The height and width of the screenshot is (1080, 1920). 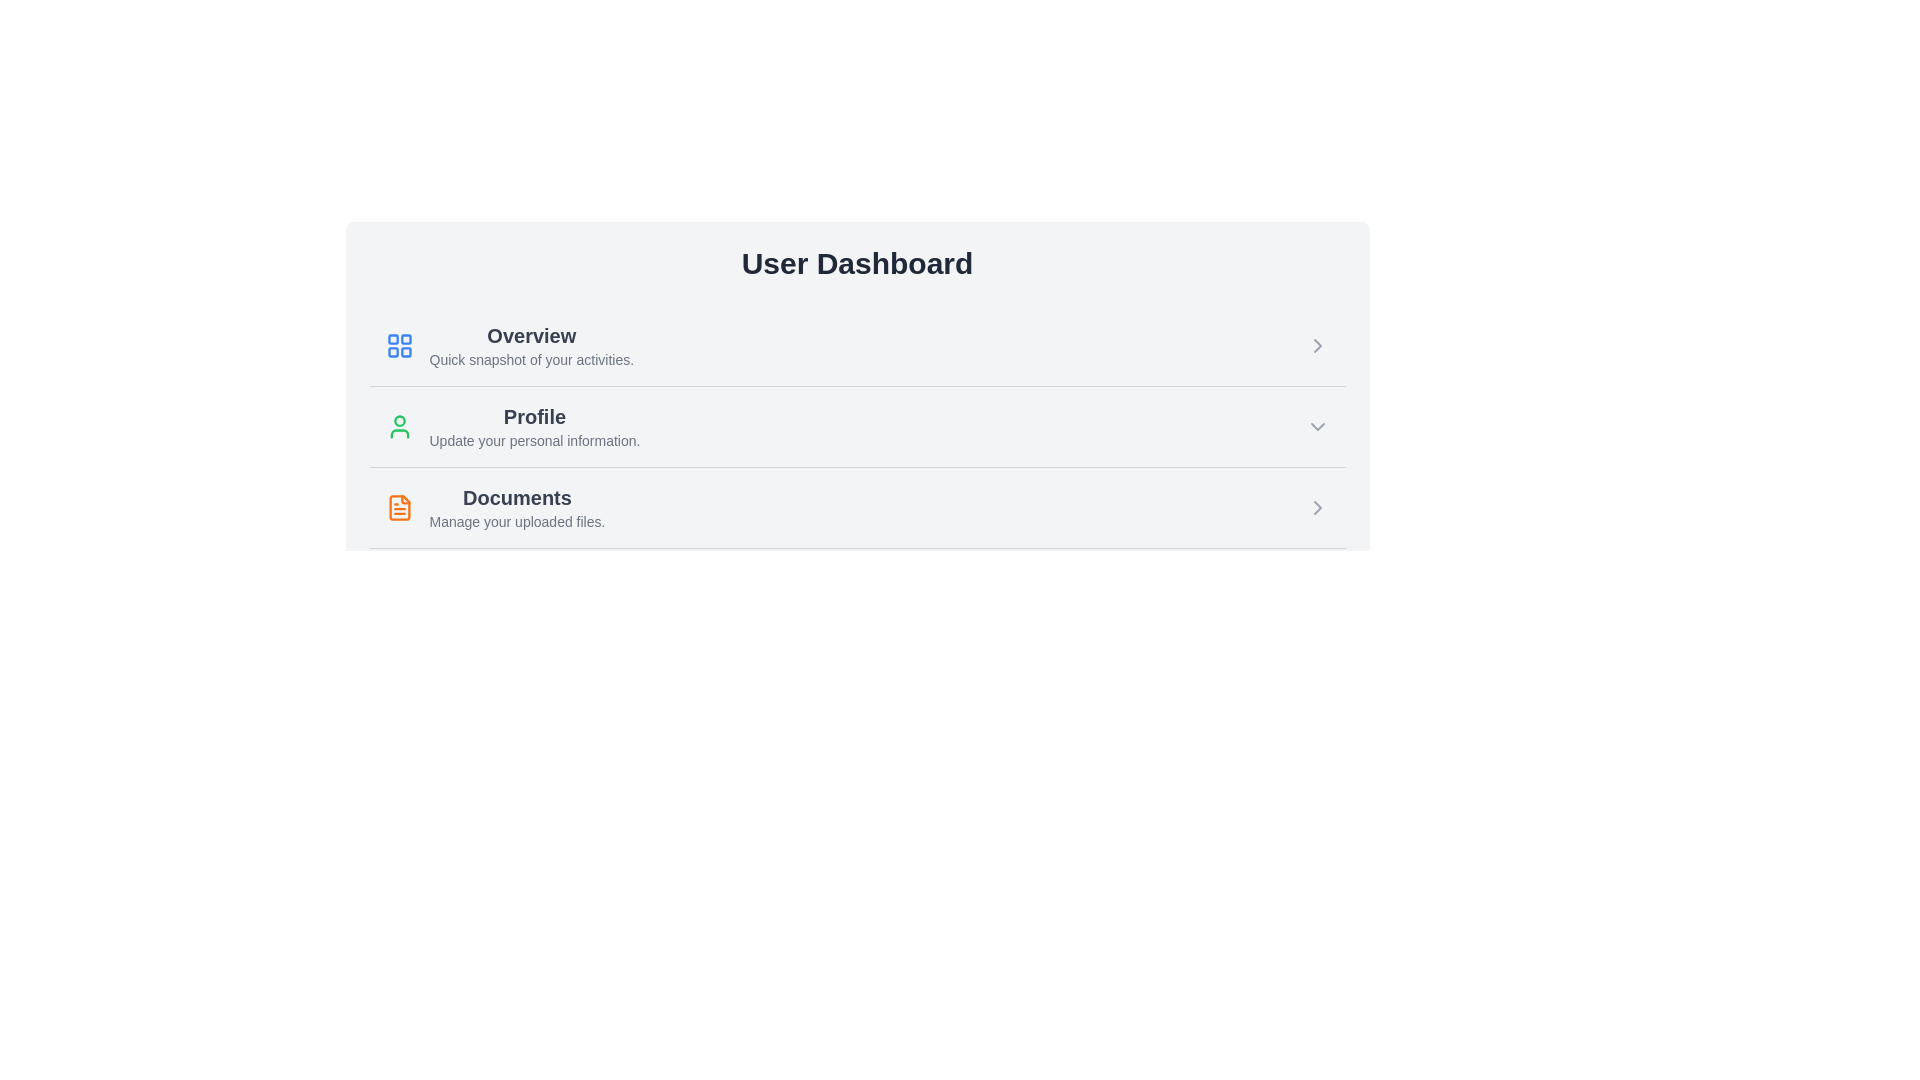 I want to click on the textual label that reads 'Update your personal information.' which is styled with a smaller font size and gray text, located directly below the 'Profile' title in the dashboard layout, so click(x=534, y=439).